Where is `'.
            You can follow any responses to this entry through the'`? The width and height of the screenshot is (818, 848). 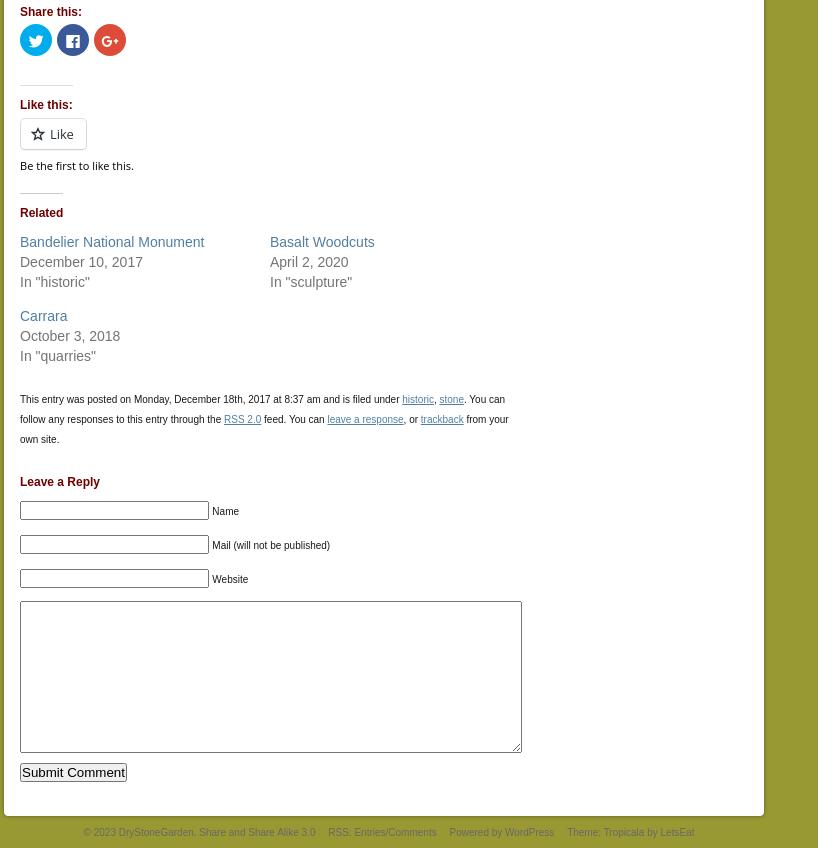
'.
            You can follow any responses to this entry through the' is located at coordinates (262, 408).